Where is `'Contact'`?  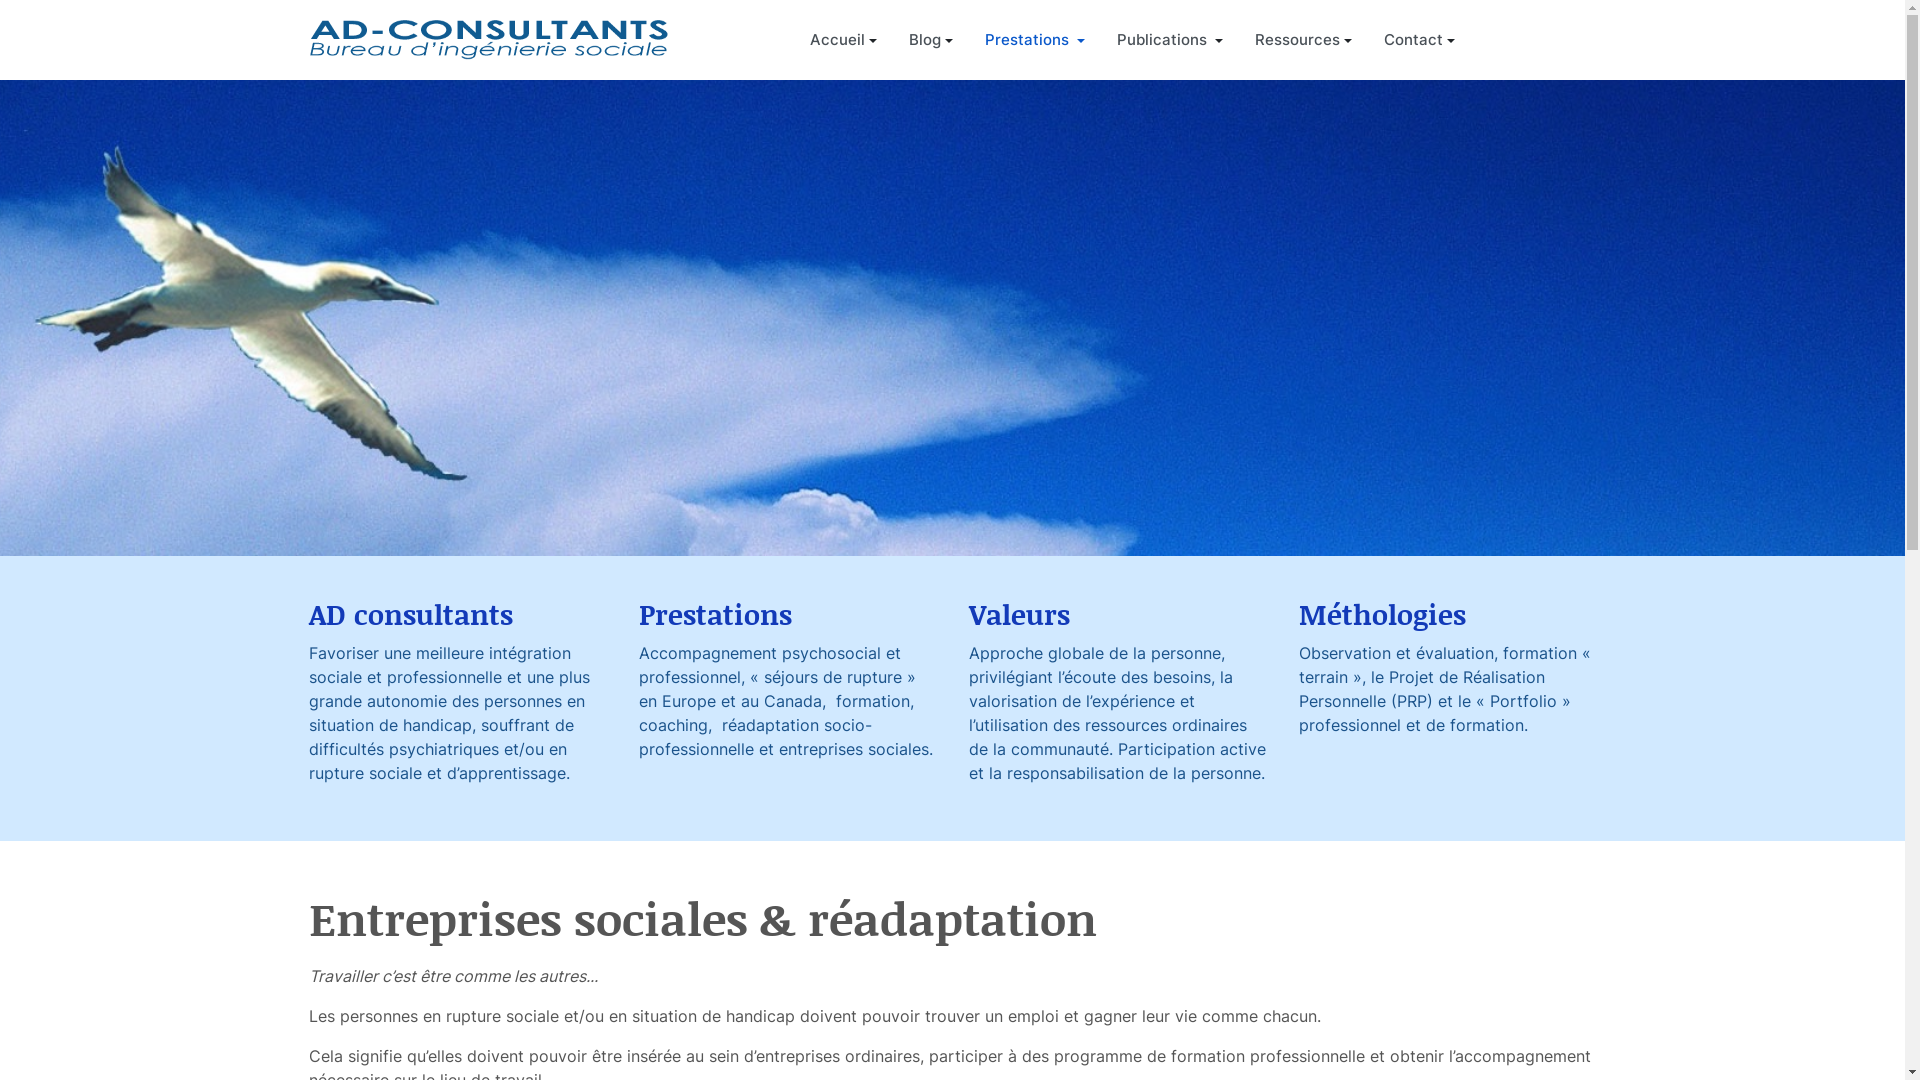 'Contact' is located at coordinates (1418, 39).